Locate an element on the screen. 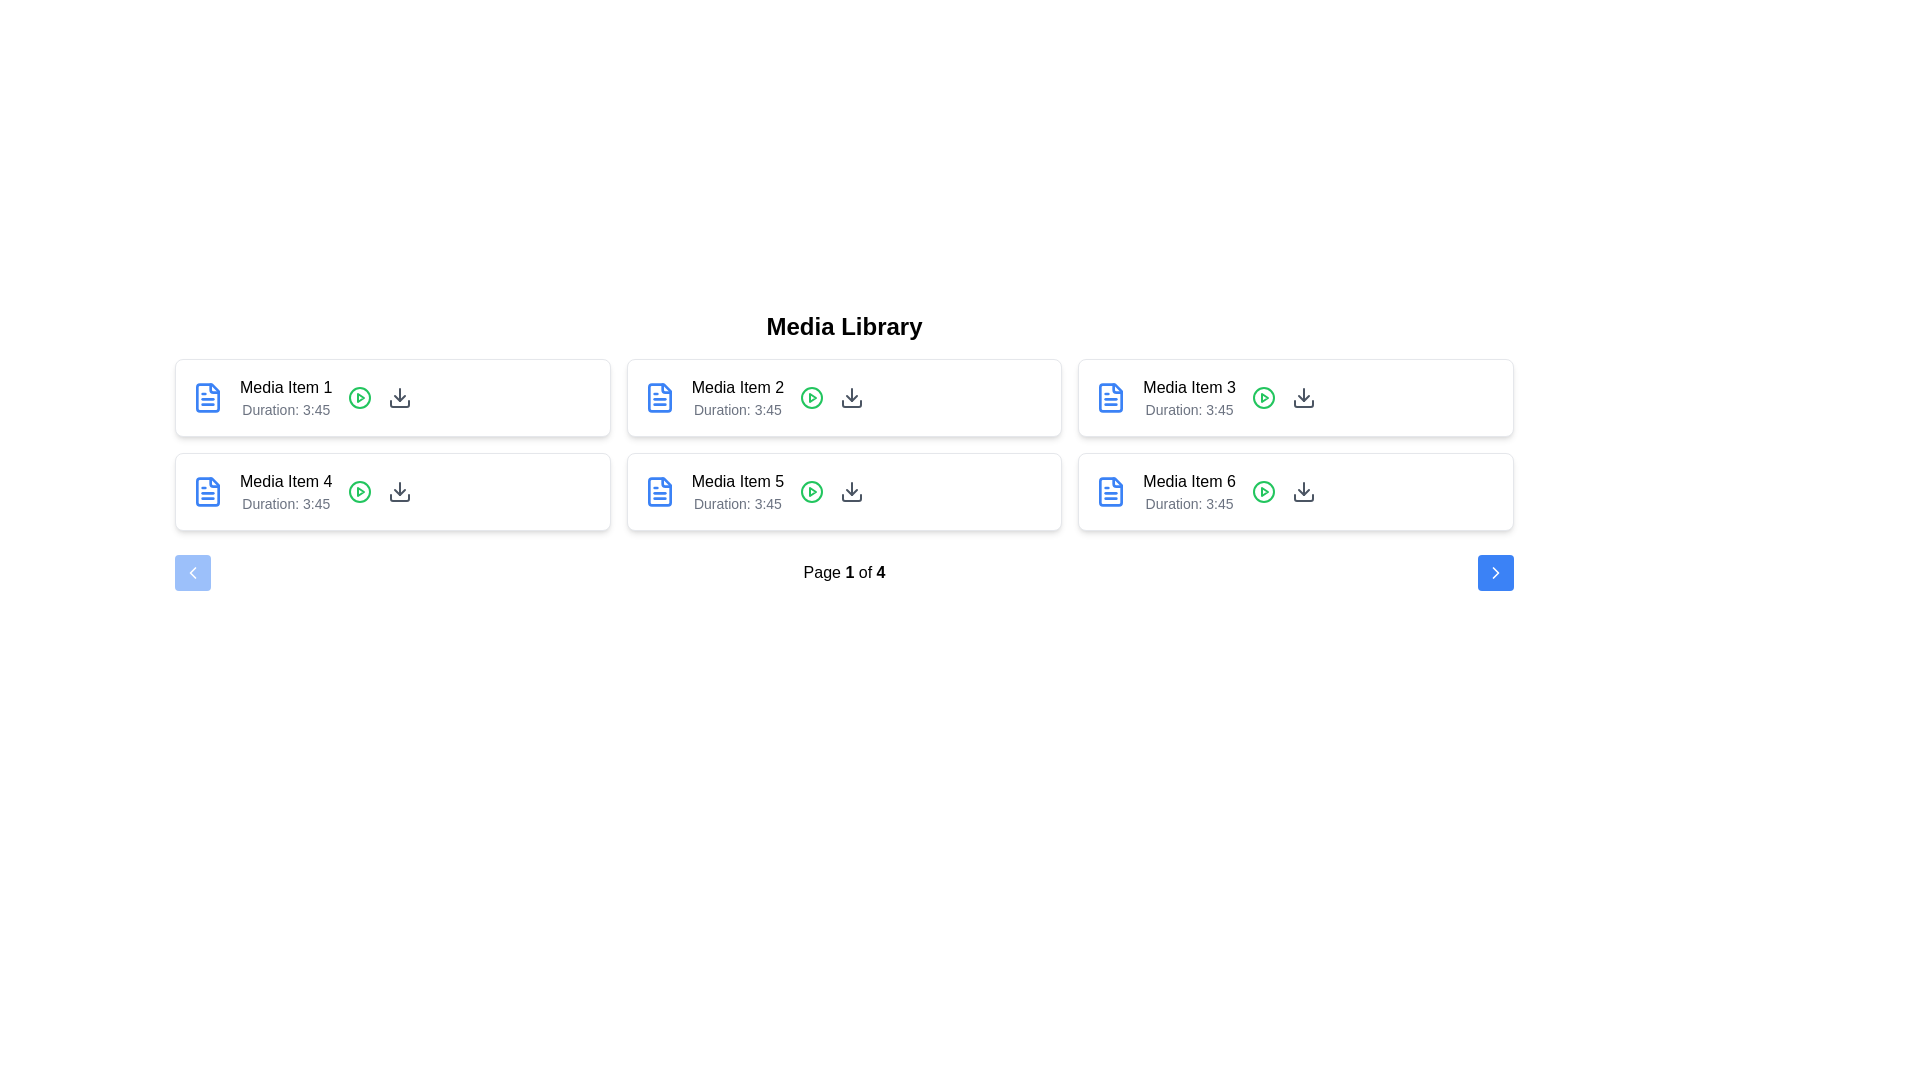  the circular visual boundary that serves as a decorative or functional boundary for the play icon in the second media card of the media library layout, located slightly to the right of the text label 'Media Item 2' is located at coordinates (812, 397).